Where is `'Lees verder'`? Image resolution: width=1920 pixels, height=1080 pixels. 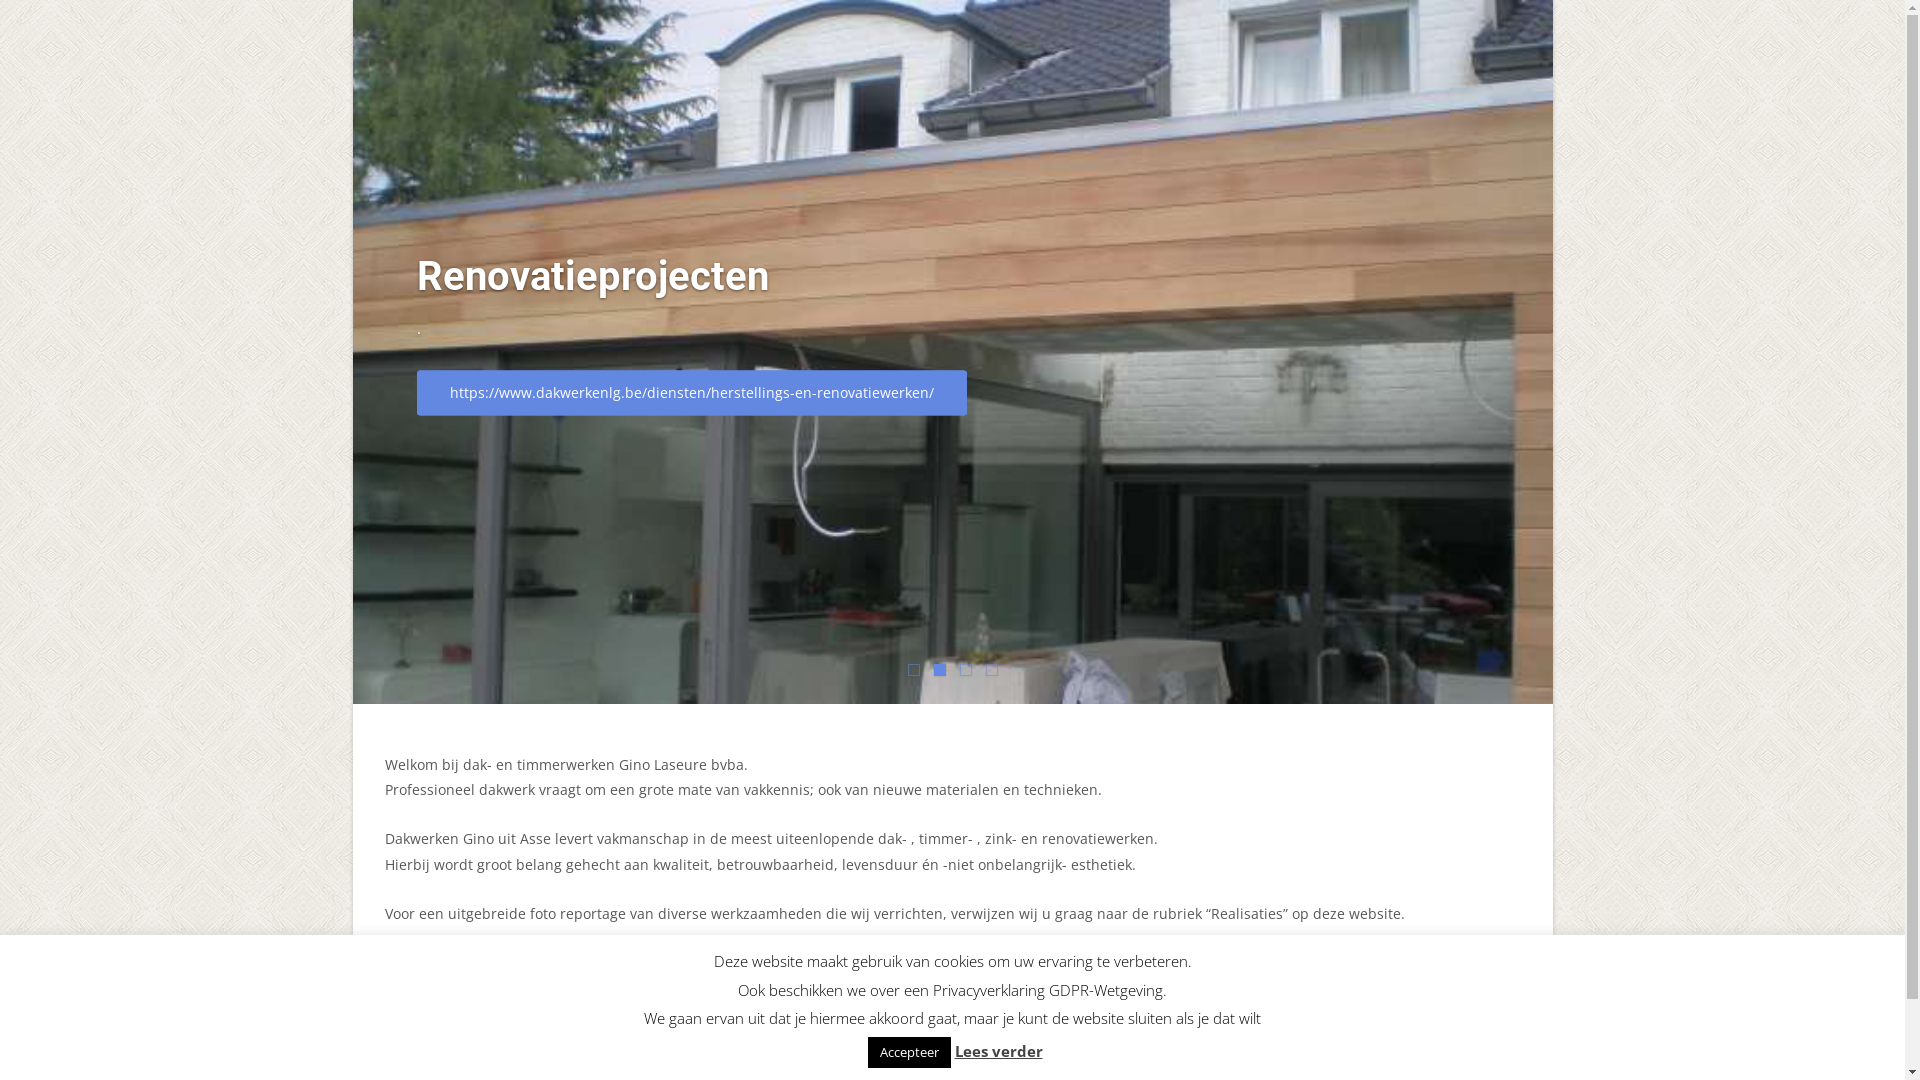 'Lees verder' is located at coordinates (953, 1049).